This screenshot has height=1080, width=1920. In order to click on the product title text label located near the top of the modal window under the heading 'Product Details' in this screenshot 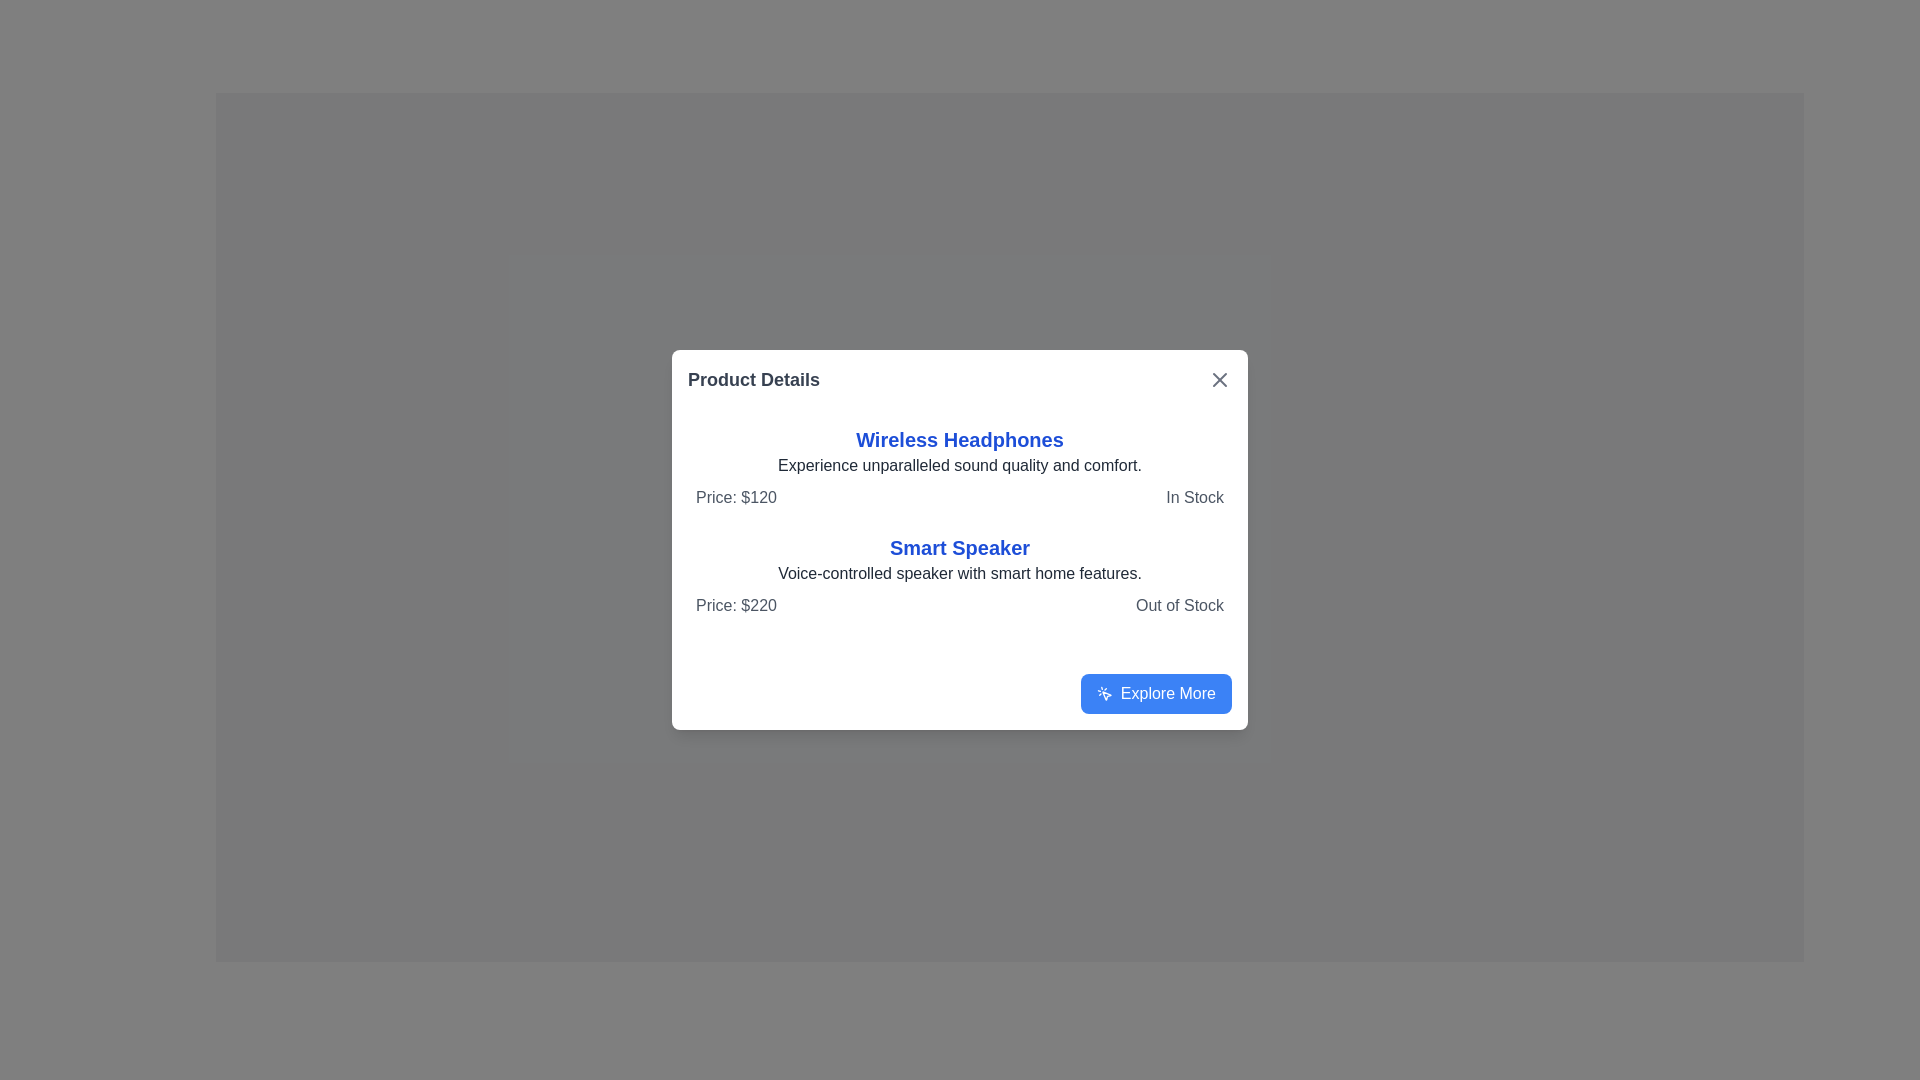, I will do `click(960, 438)`.